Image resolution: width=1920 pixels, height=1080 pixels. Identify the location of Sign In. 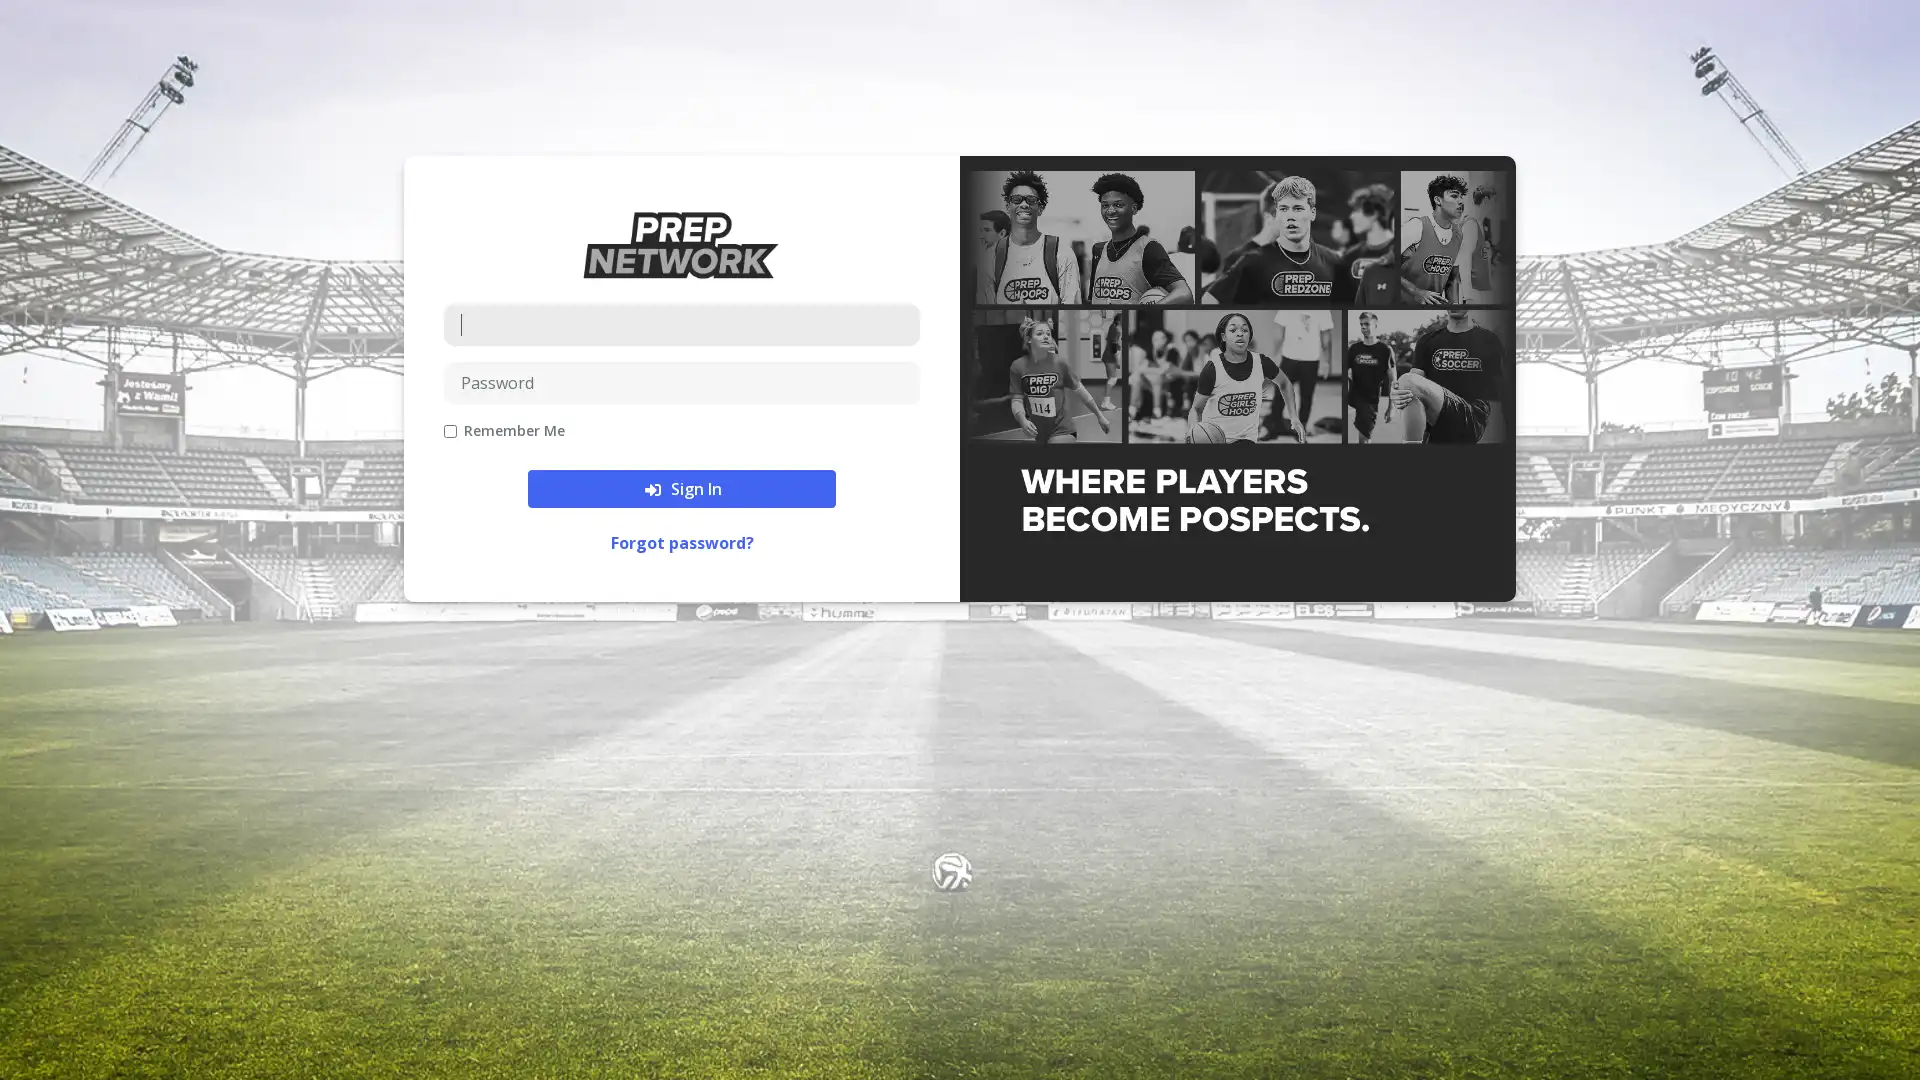
(681, 488).